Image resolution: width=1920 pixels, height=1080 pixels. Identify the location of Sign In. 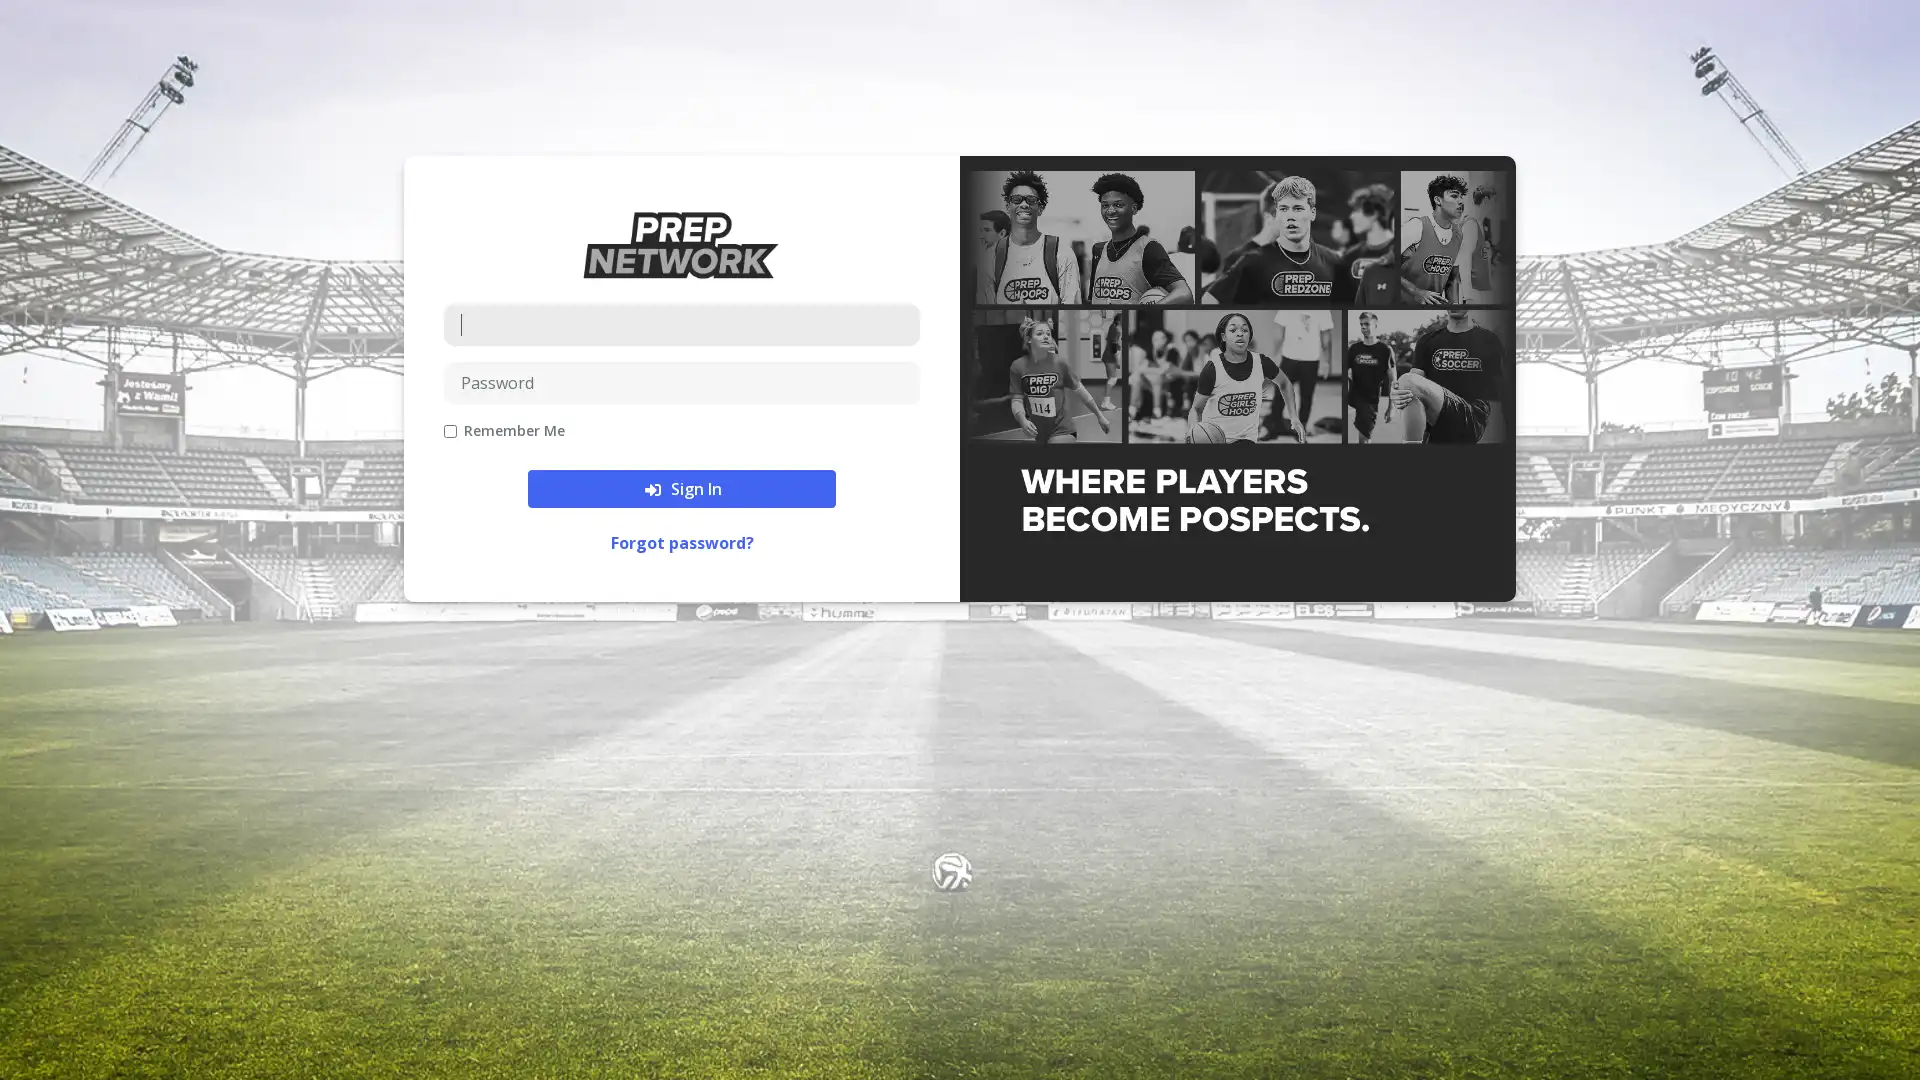
(681, 488).